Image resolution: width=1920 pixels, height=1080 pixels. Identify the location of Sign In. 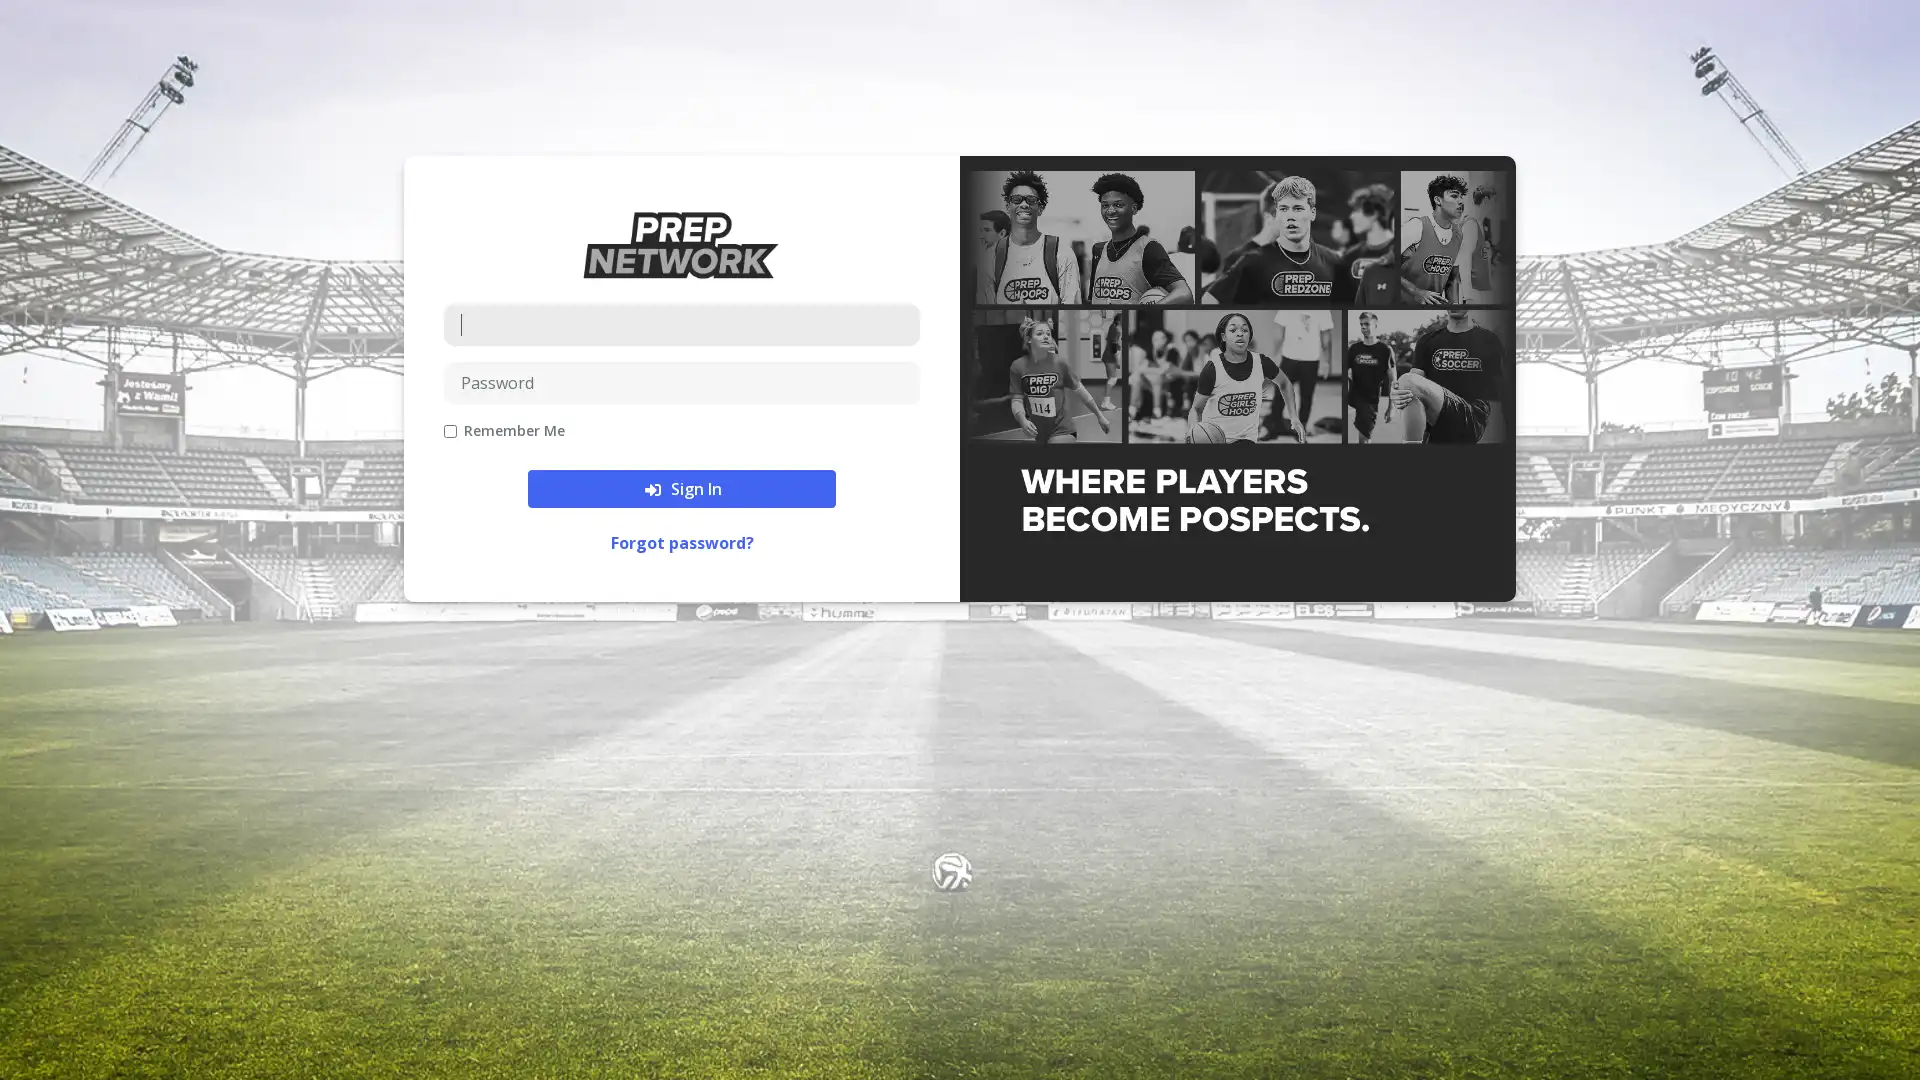
(681, 488).